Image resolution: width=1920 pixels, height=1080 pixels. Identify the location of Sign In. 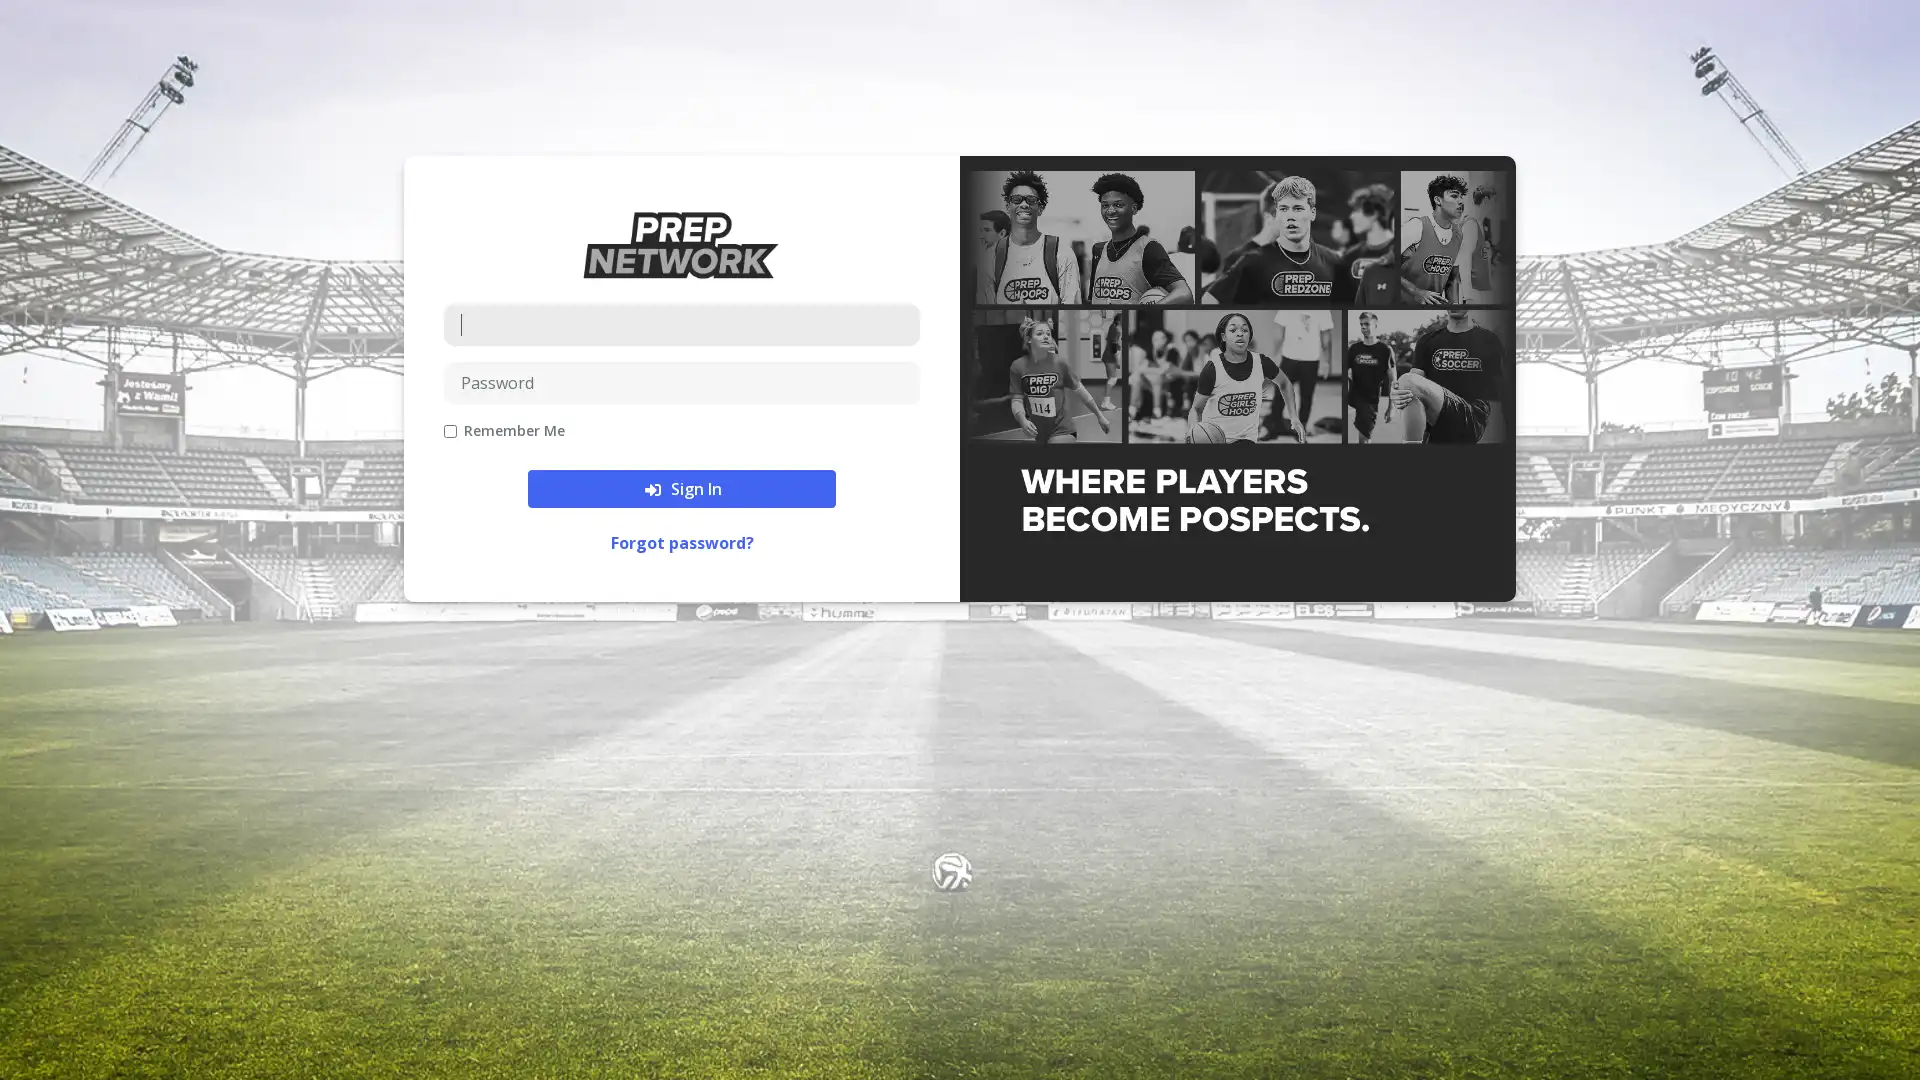
(681, 488).